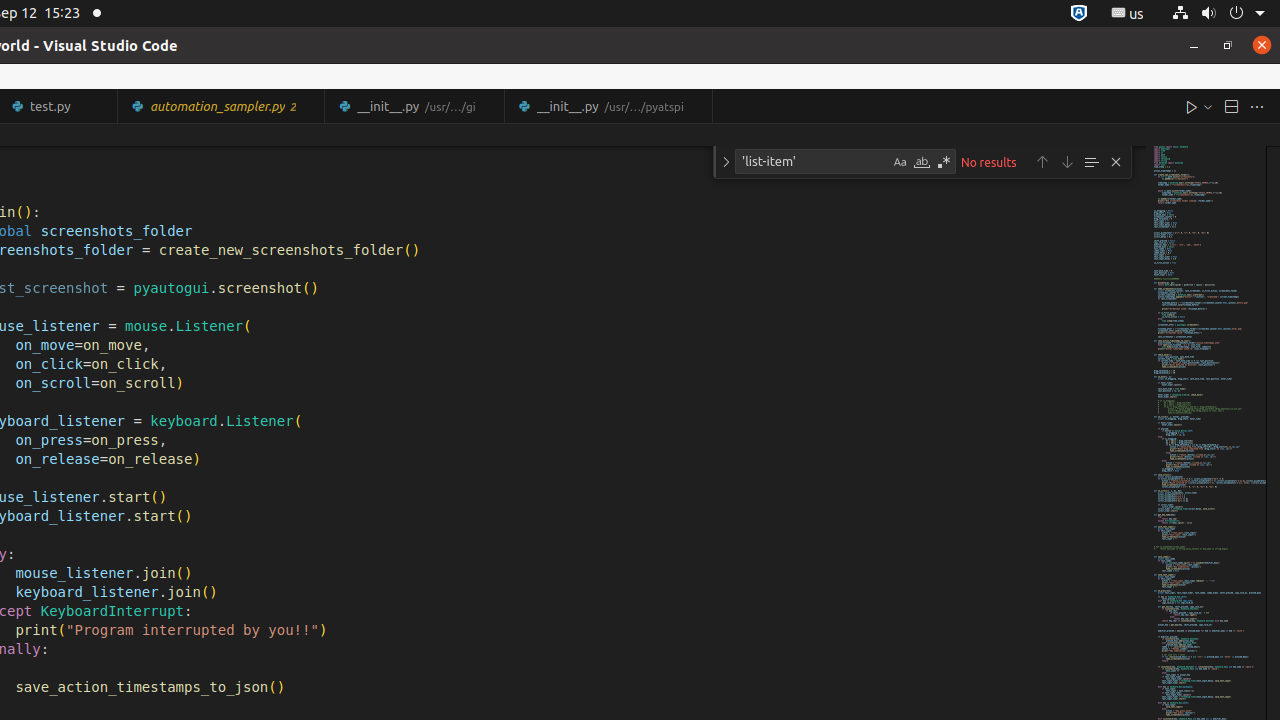  Describe the element at coordinates (1089, 160) in the screenshot. I see `'Find in Selection (Alt+L)'` at that location.